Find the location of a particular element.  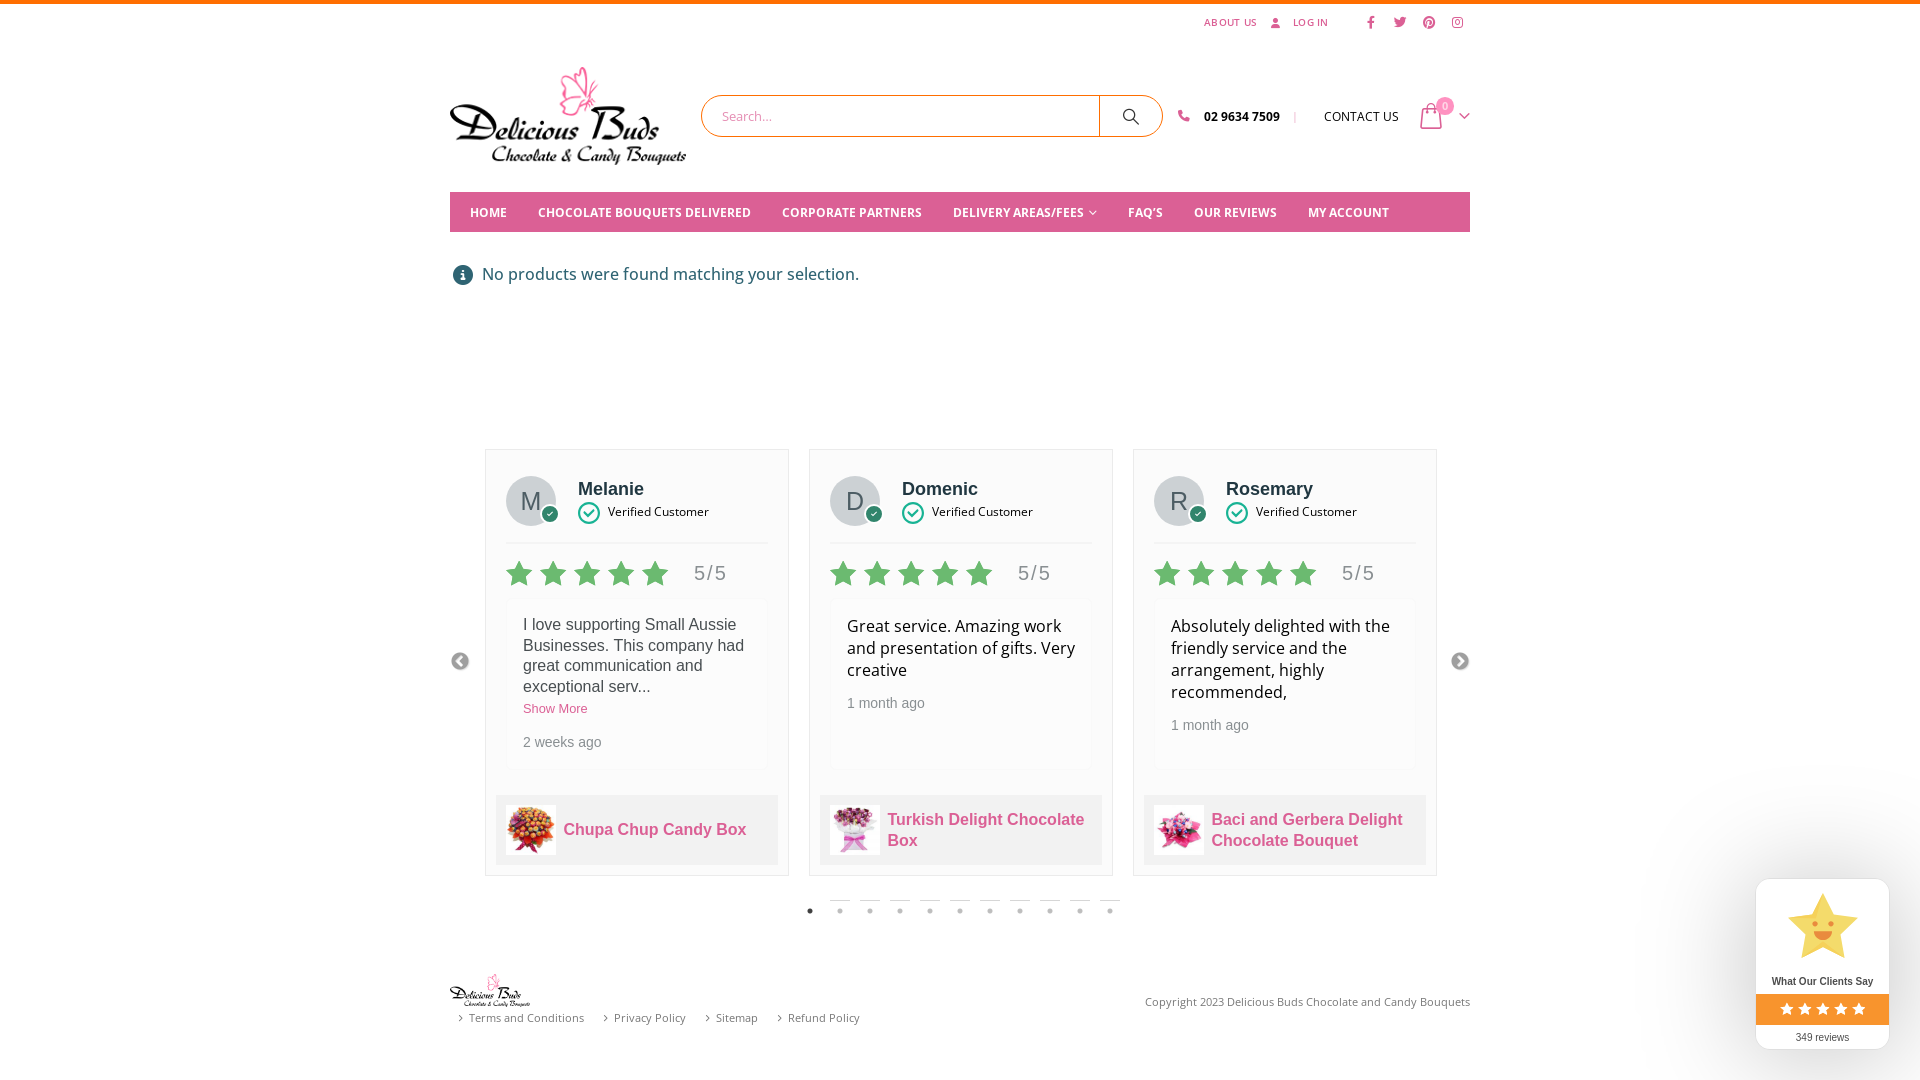

'Twitter' is located at coordinates (1399, 22).